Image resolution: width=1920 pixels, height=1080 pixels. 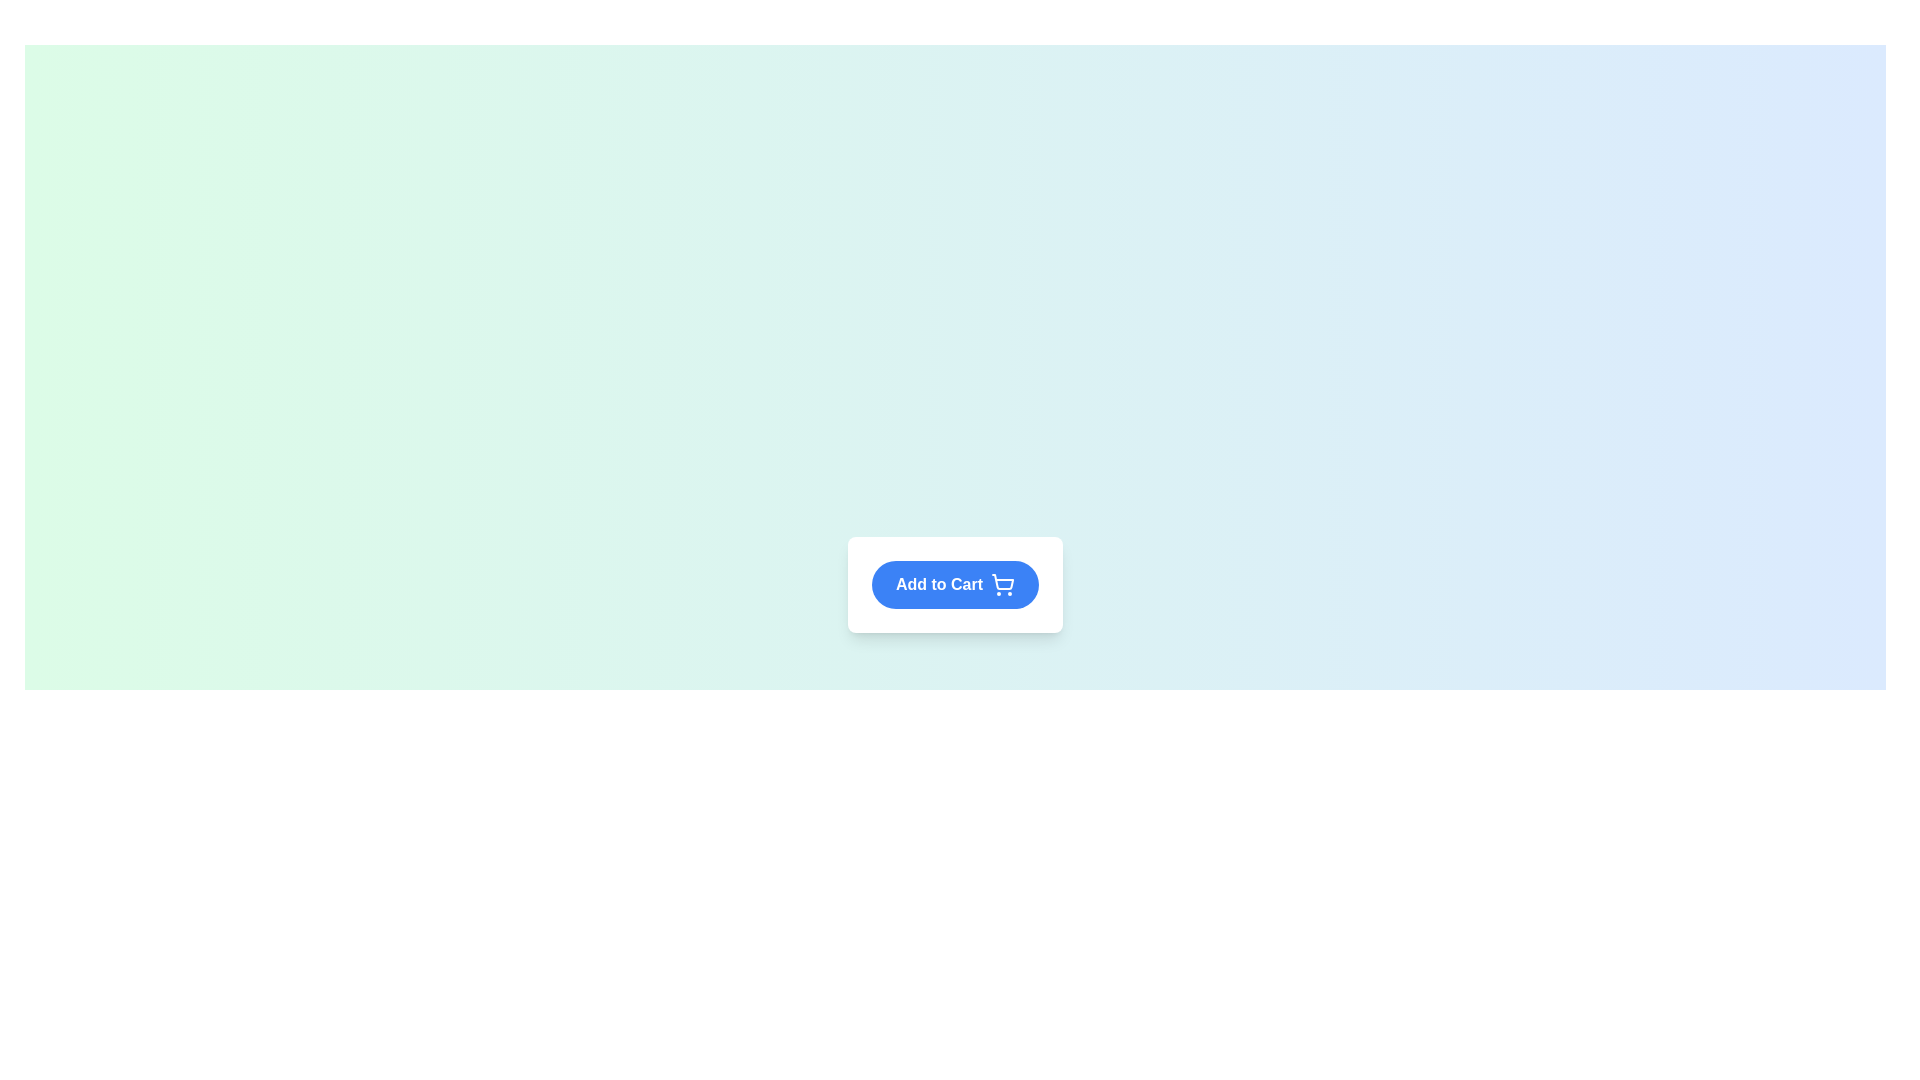 What do you see at coordinates (1003, 582) in the screenshot?
I see `the shopping cart icon located within the inline SVG element` at bounding box center [1003, 582].